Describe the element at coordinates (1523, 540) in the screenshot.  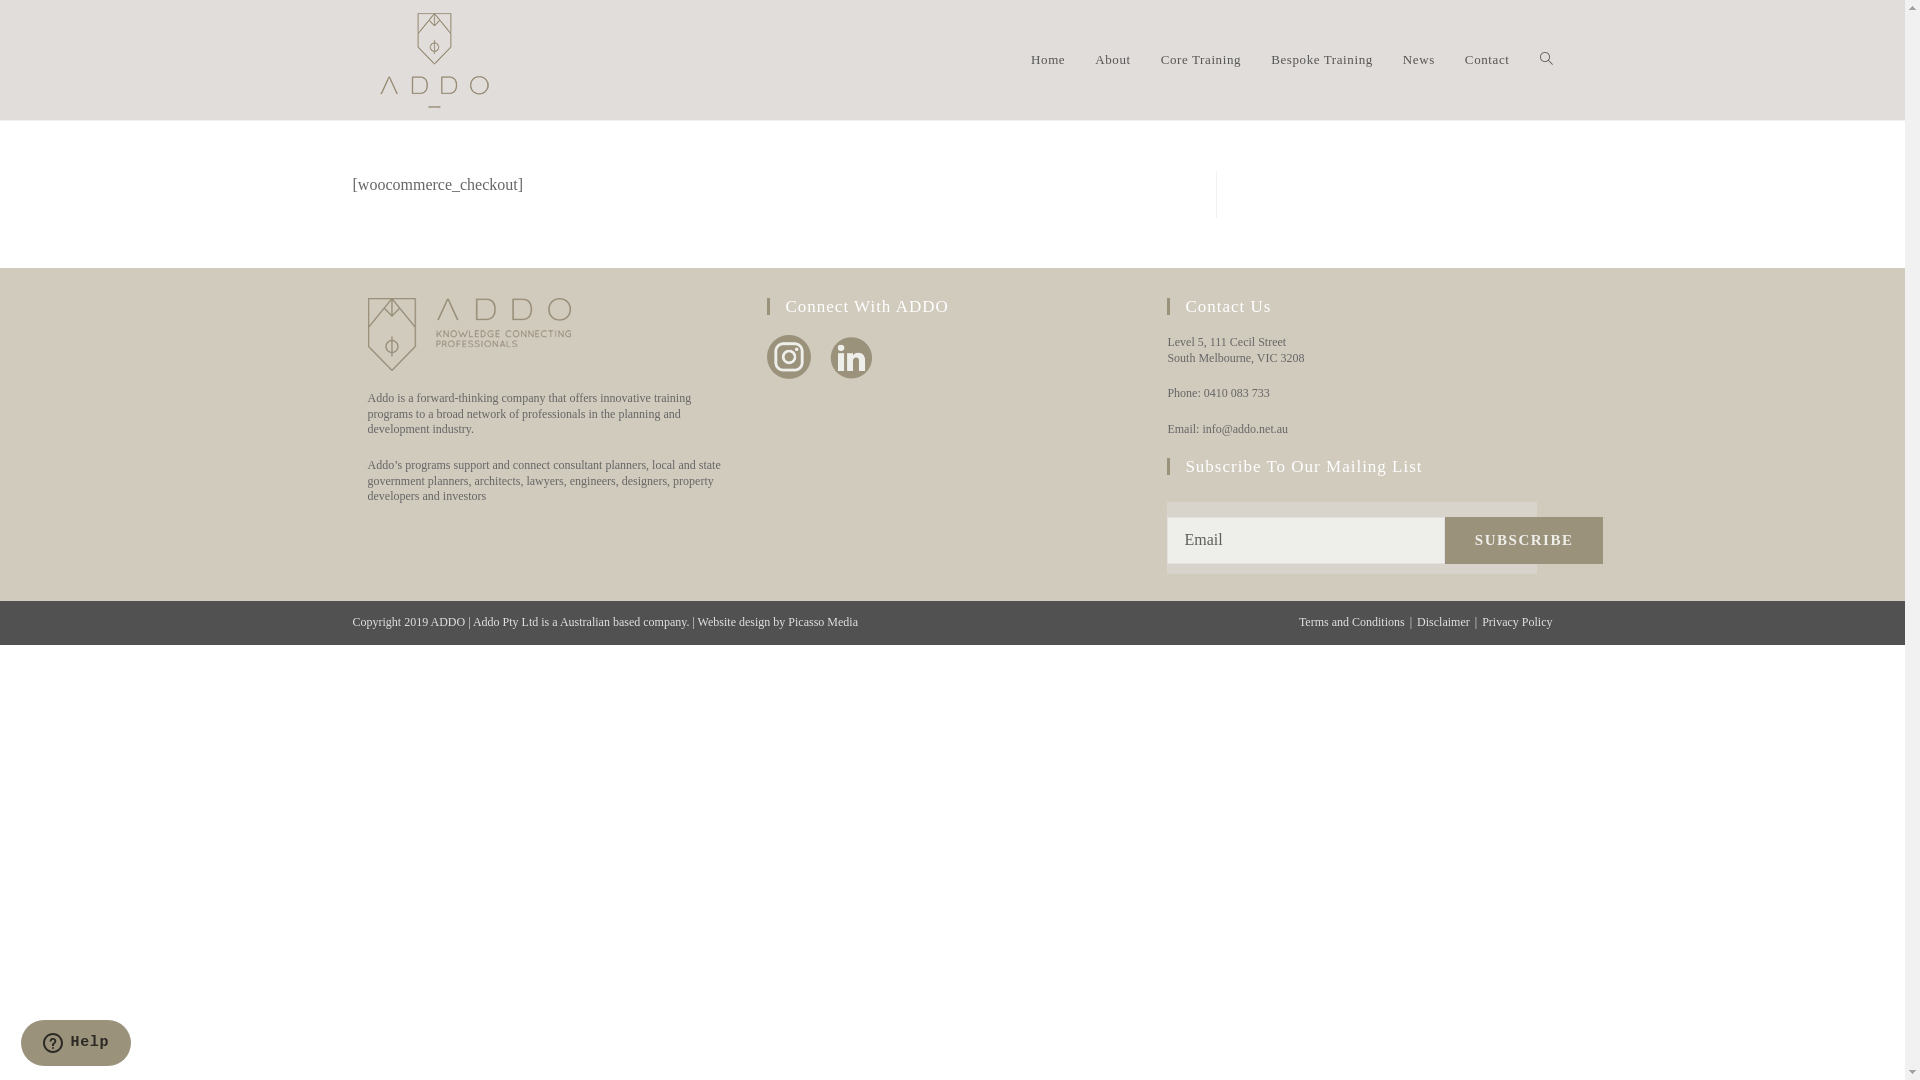
I see `'SUBSCRIBE'` at that location.